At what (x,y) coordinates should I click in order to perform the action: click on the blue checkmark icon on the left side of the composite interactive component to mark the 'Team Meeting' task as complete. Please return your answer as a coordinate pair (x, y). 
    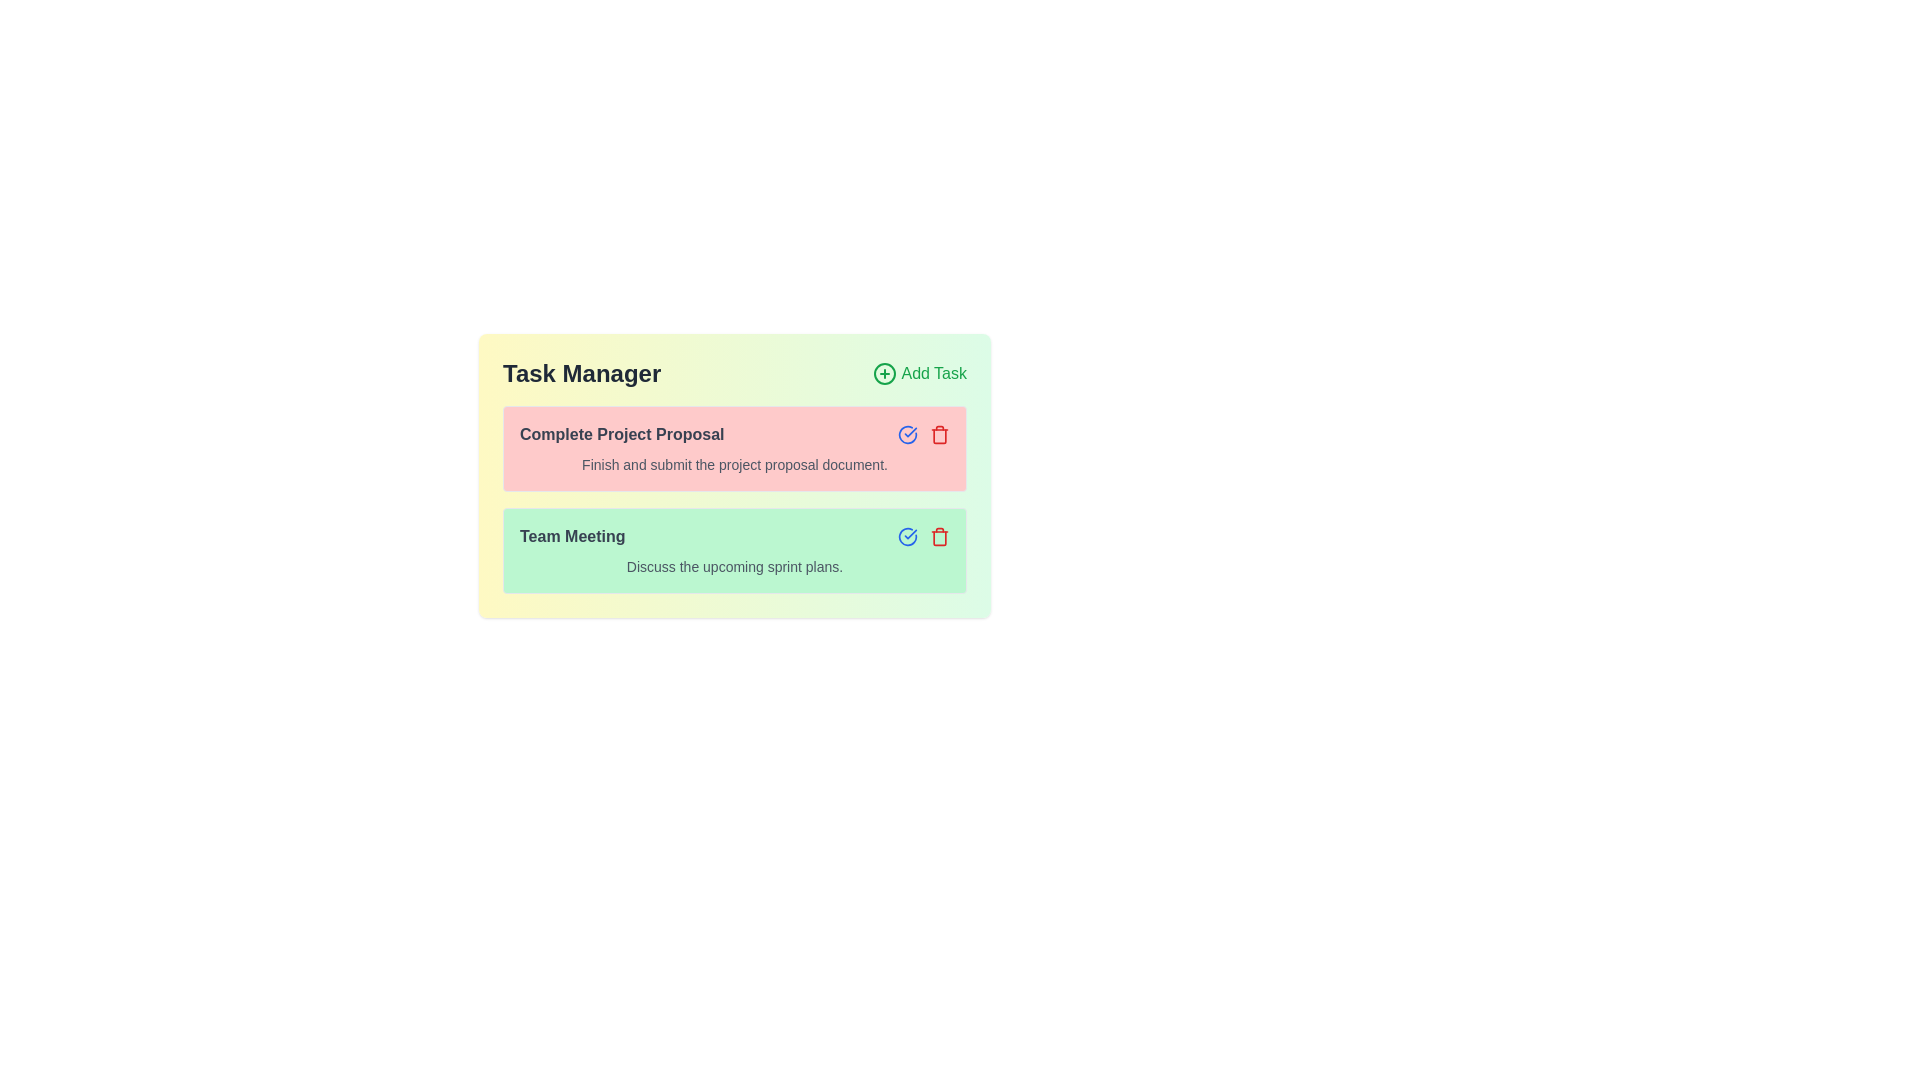
    Looking at the image, I should click on (923, 535).